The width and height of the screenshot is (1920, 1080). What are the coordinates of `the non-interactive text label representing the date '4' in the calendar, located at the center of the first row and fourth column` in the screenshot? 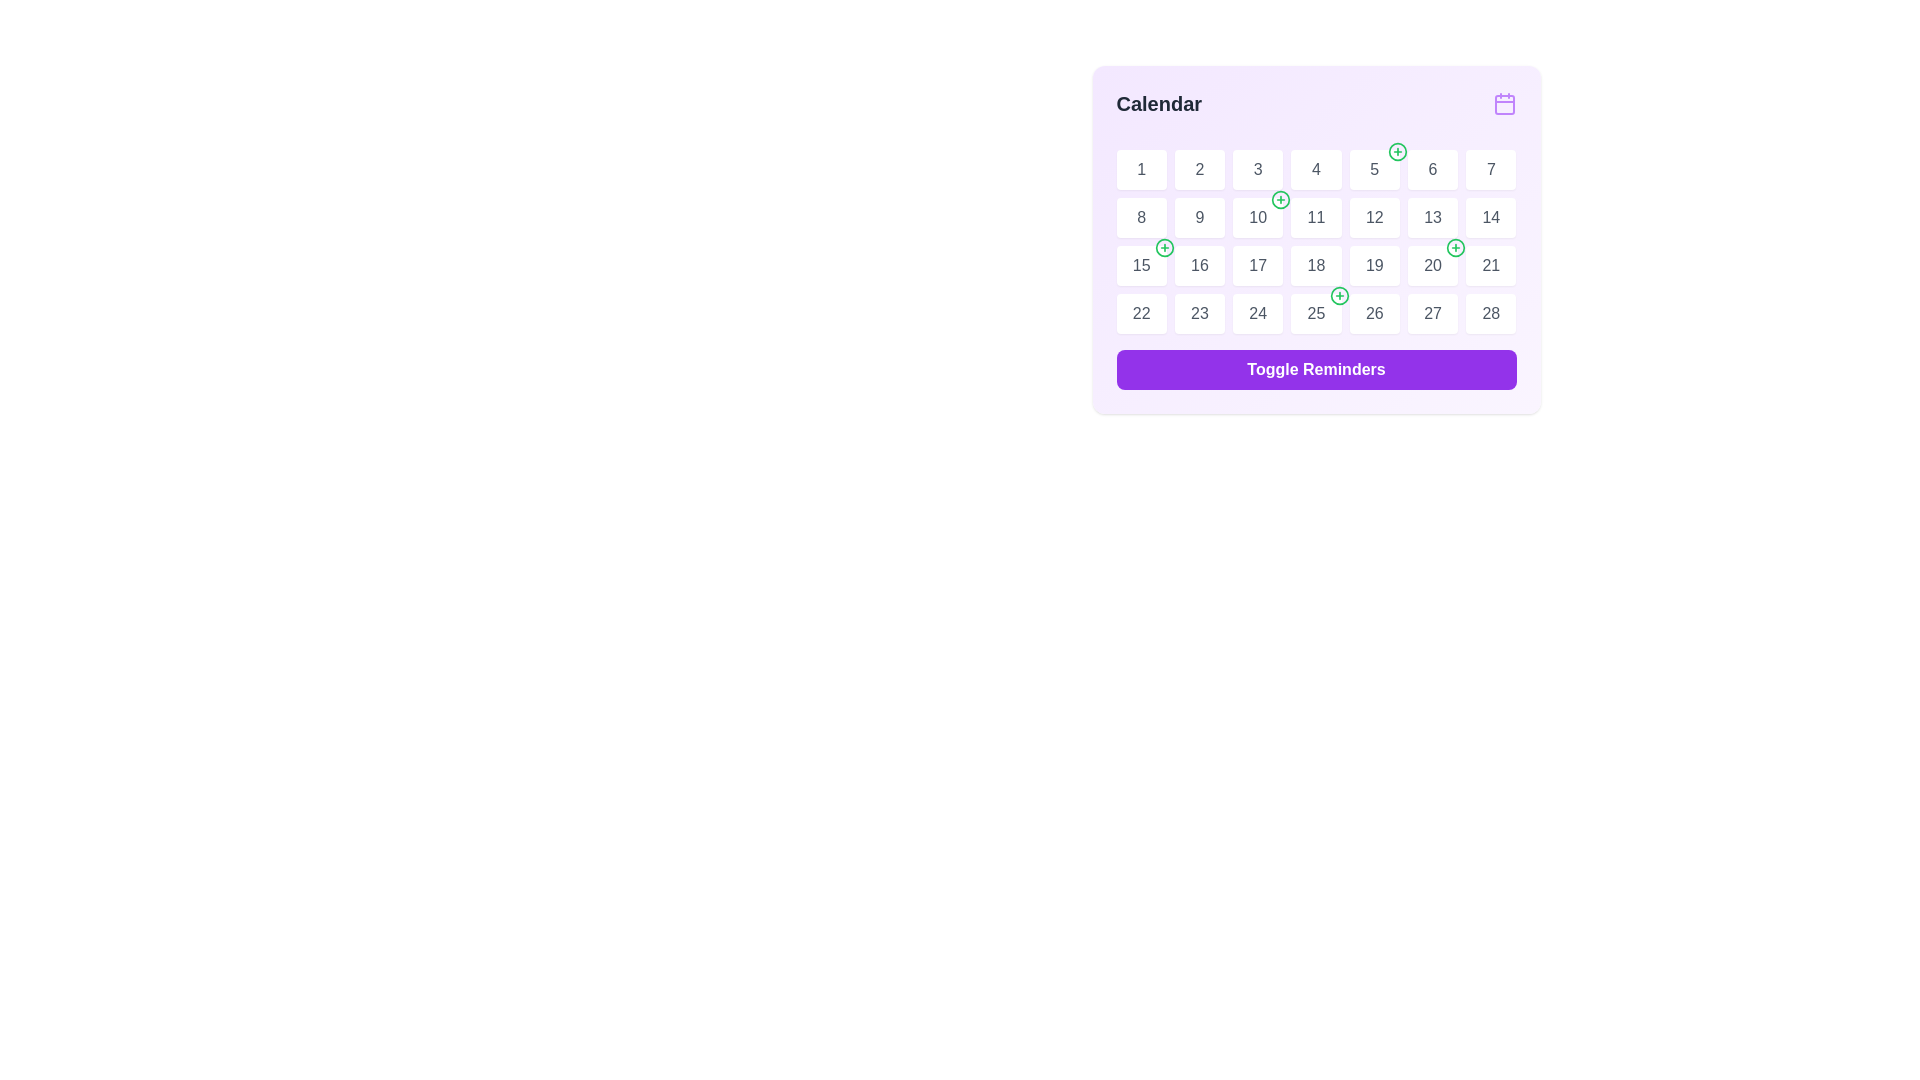 It's located at (1316, 168).